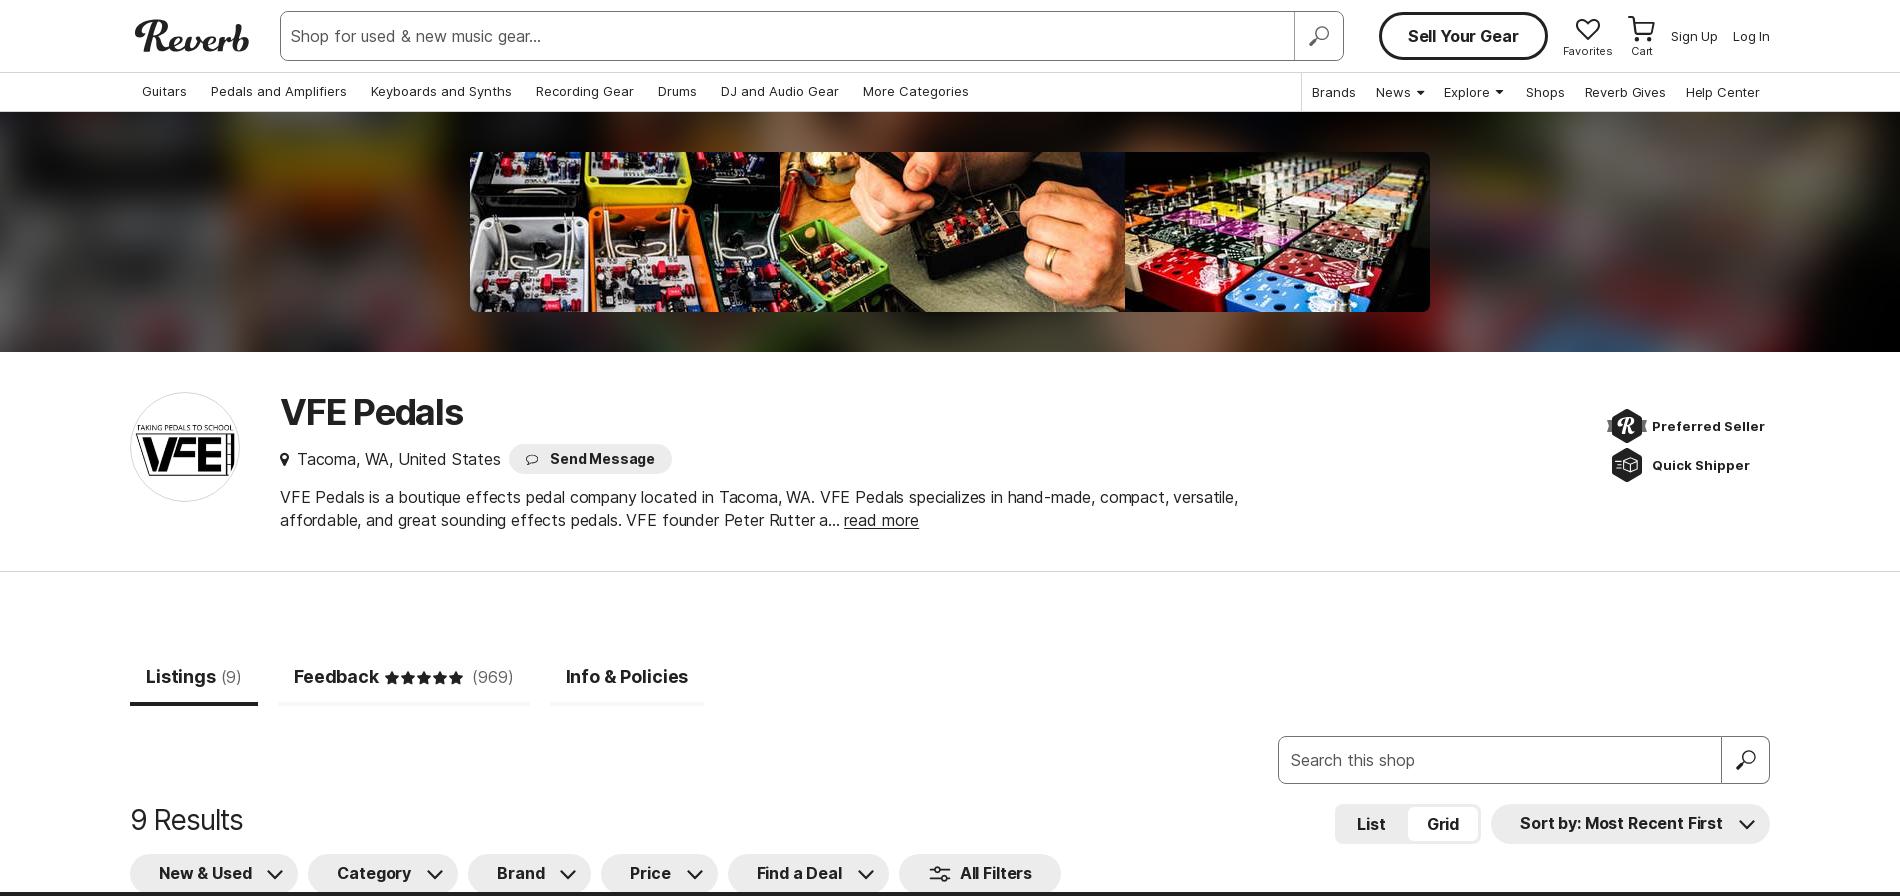 Image resolution: width=1900 pixels, height=896 pixels. I want to click on 'Reverb Gives', so click(1624, 92).